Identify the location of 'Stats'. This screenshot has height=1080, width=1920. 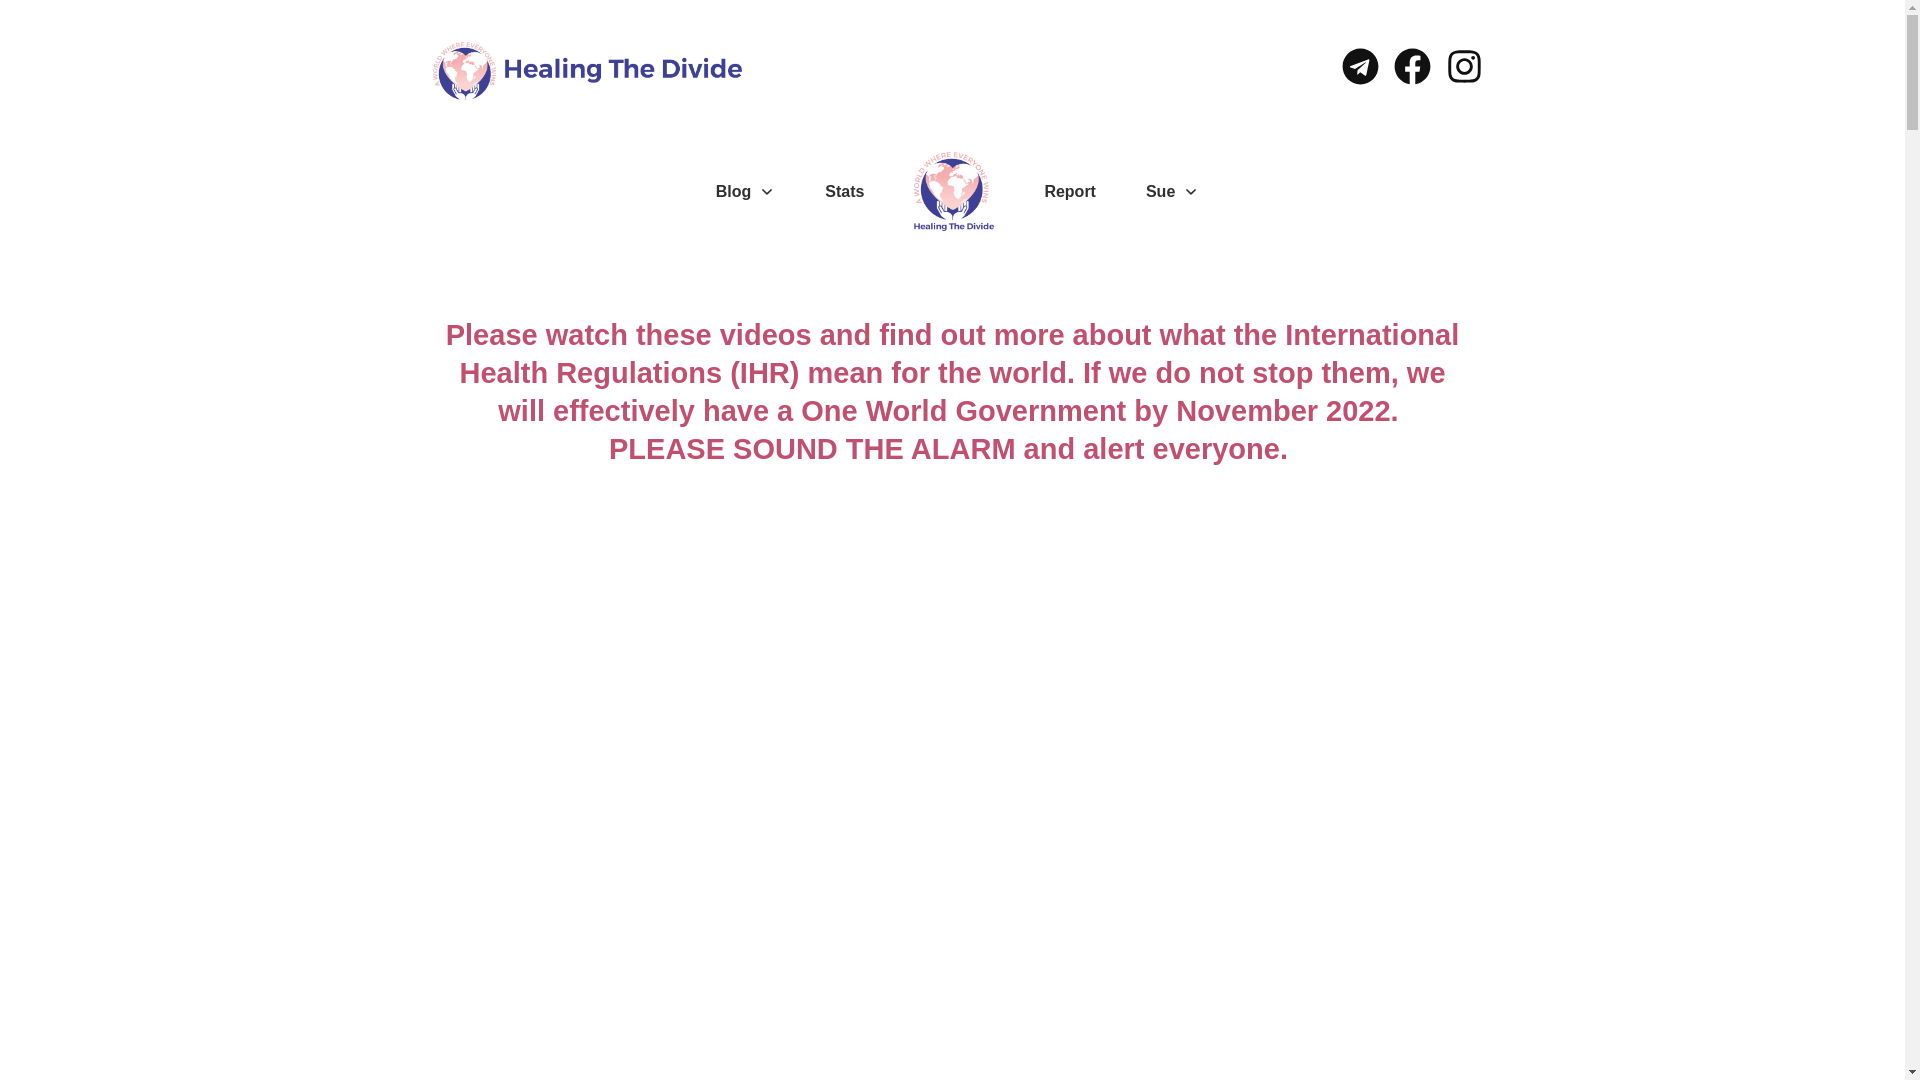
(844, 192).